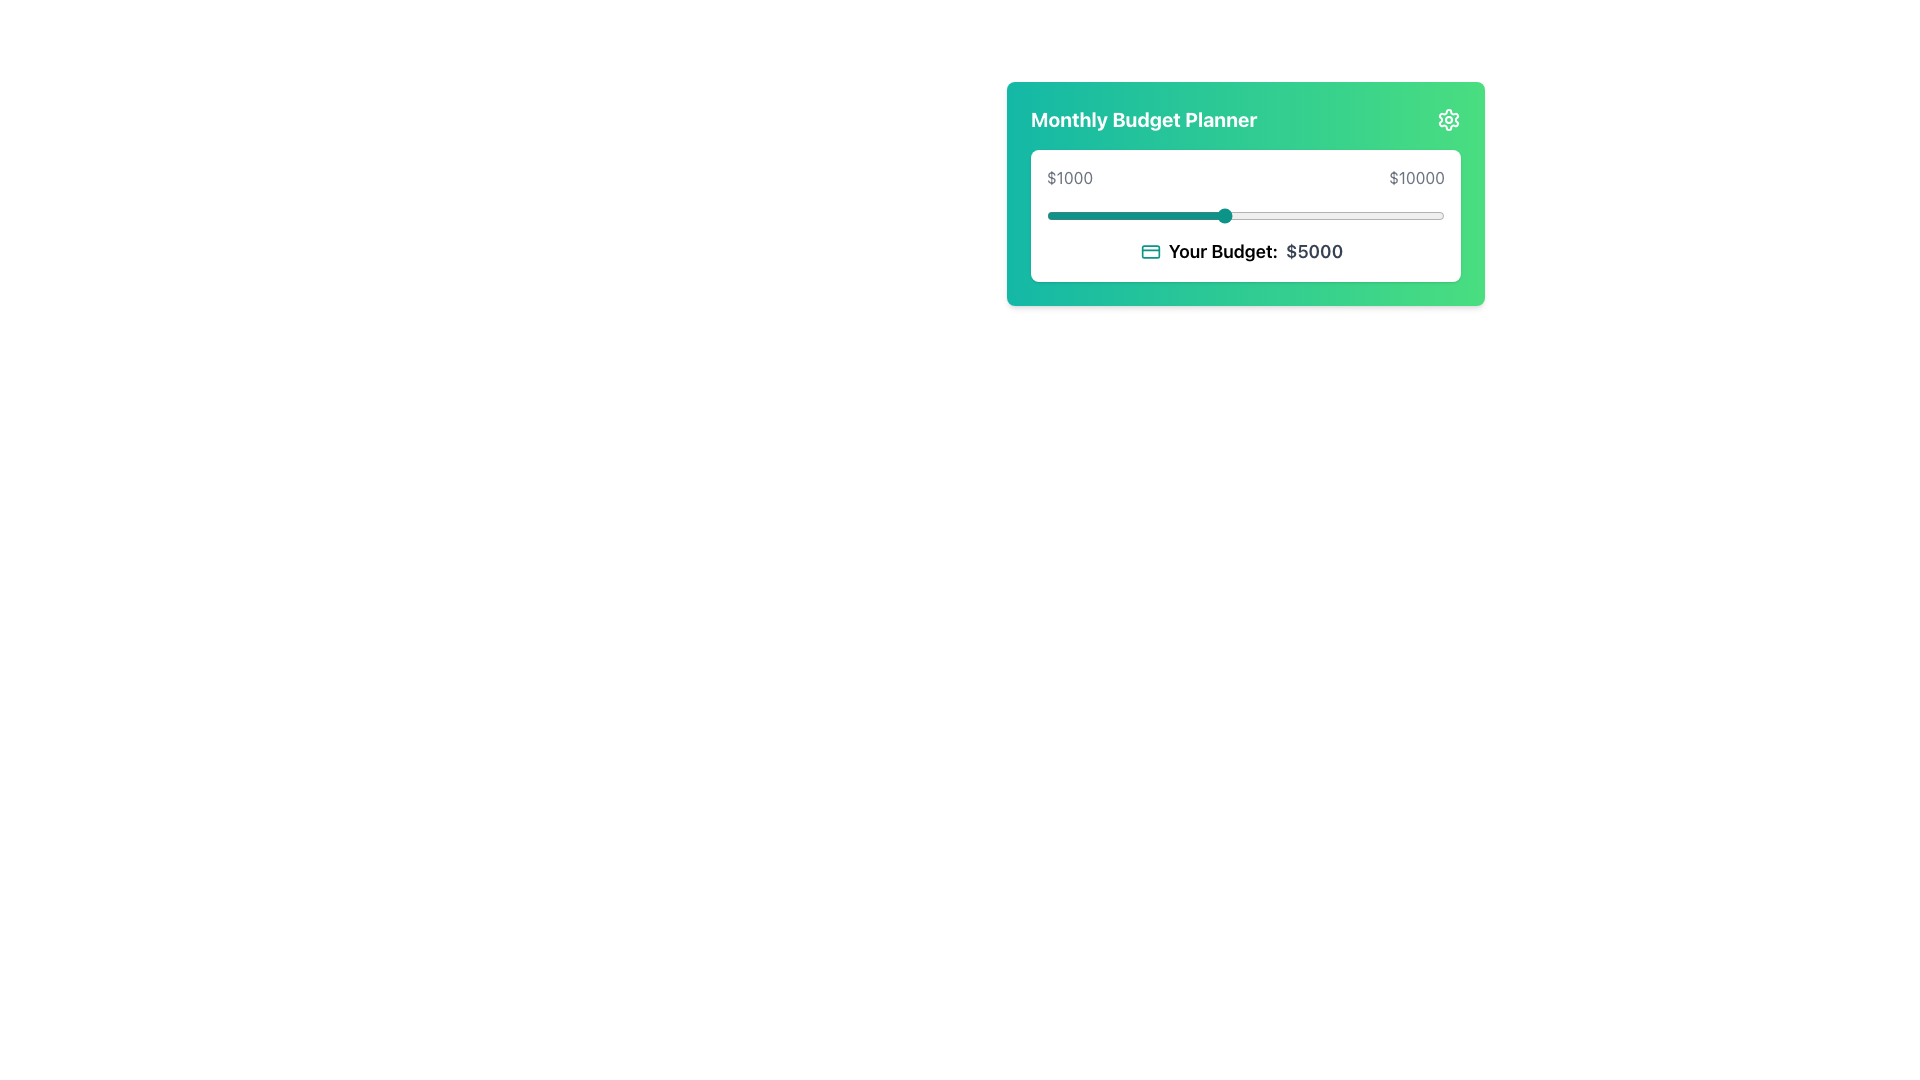 This screenshot has width=1920, height=1080. Describe the element at coordinates (1415, 176) in the screenshot. I see `the bold gray text label displaying the monetary value '$10000', which is aligned to the far right of the budget planner interface with a gradient green background` at that location.